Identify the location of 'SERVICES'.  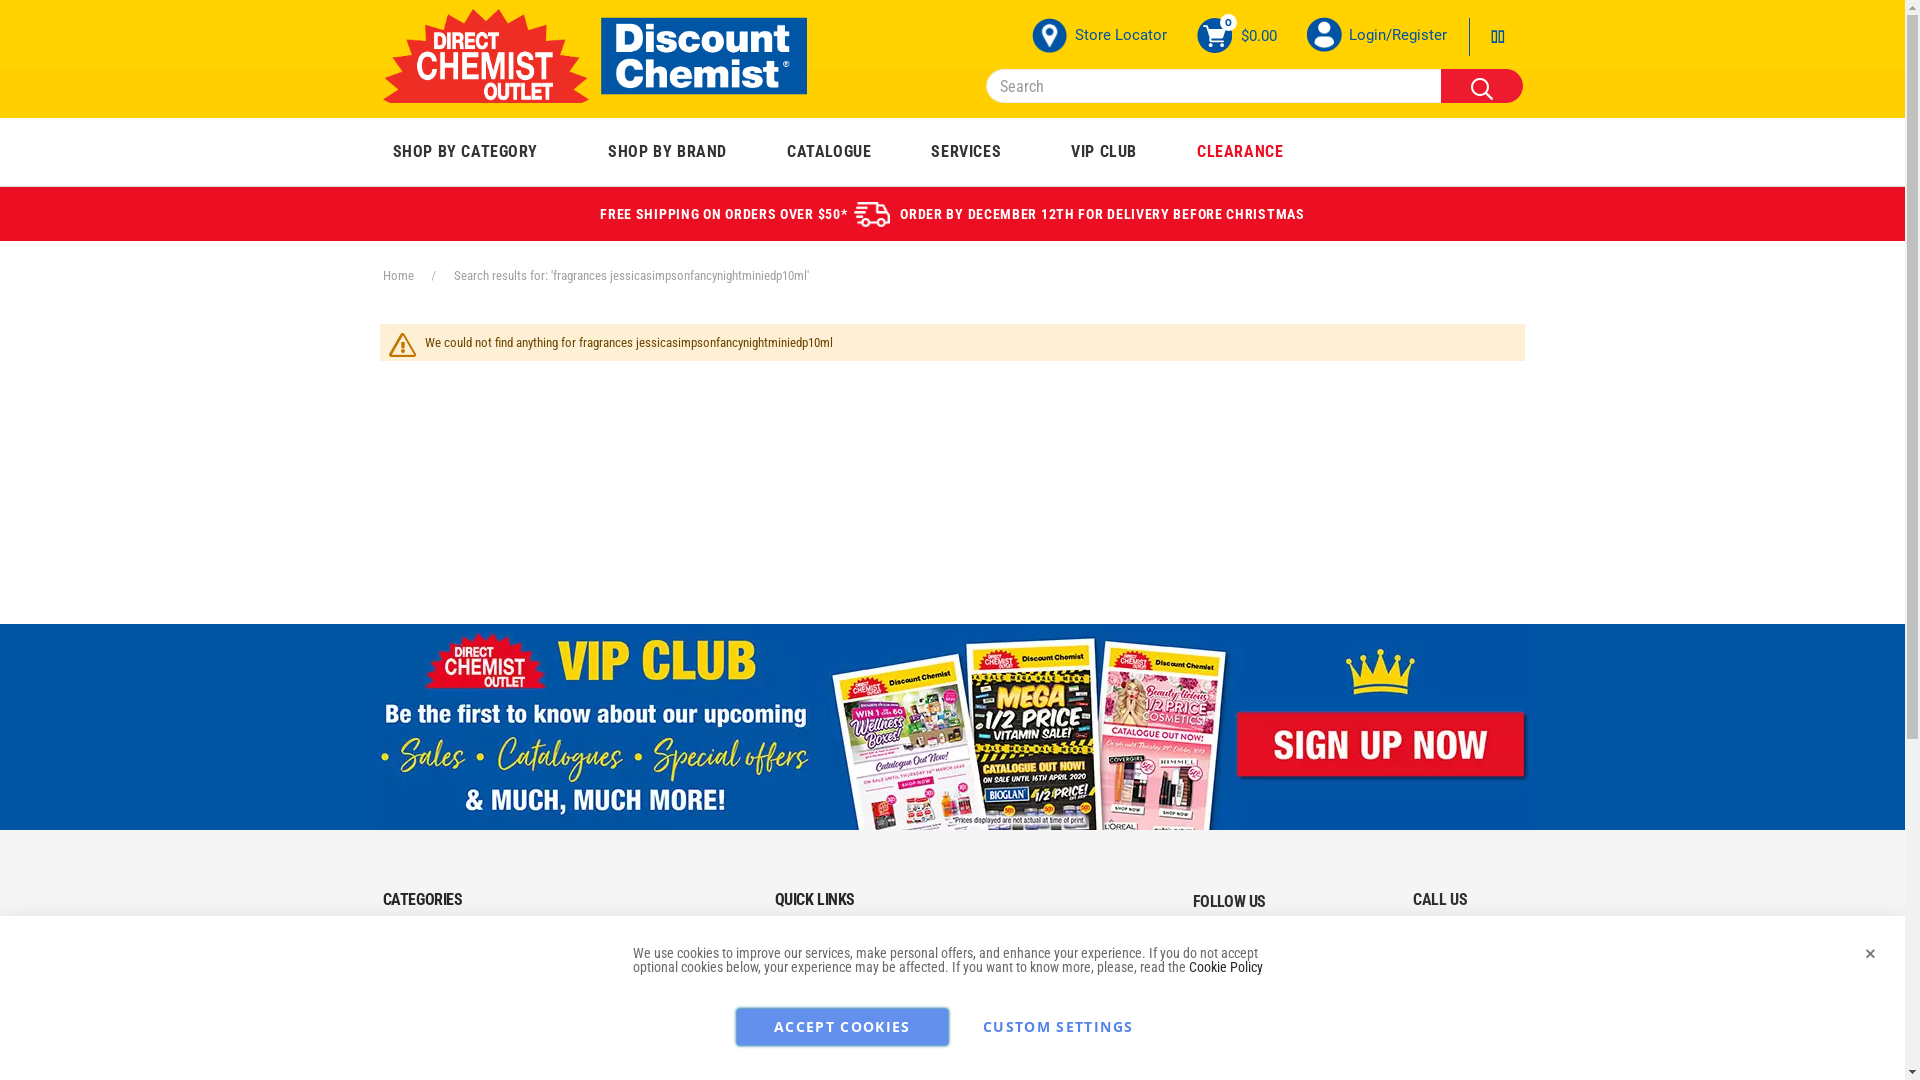
(965, 150).